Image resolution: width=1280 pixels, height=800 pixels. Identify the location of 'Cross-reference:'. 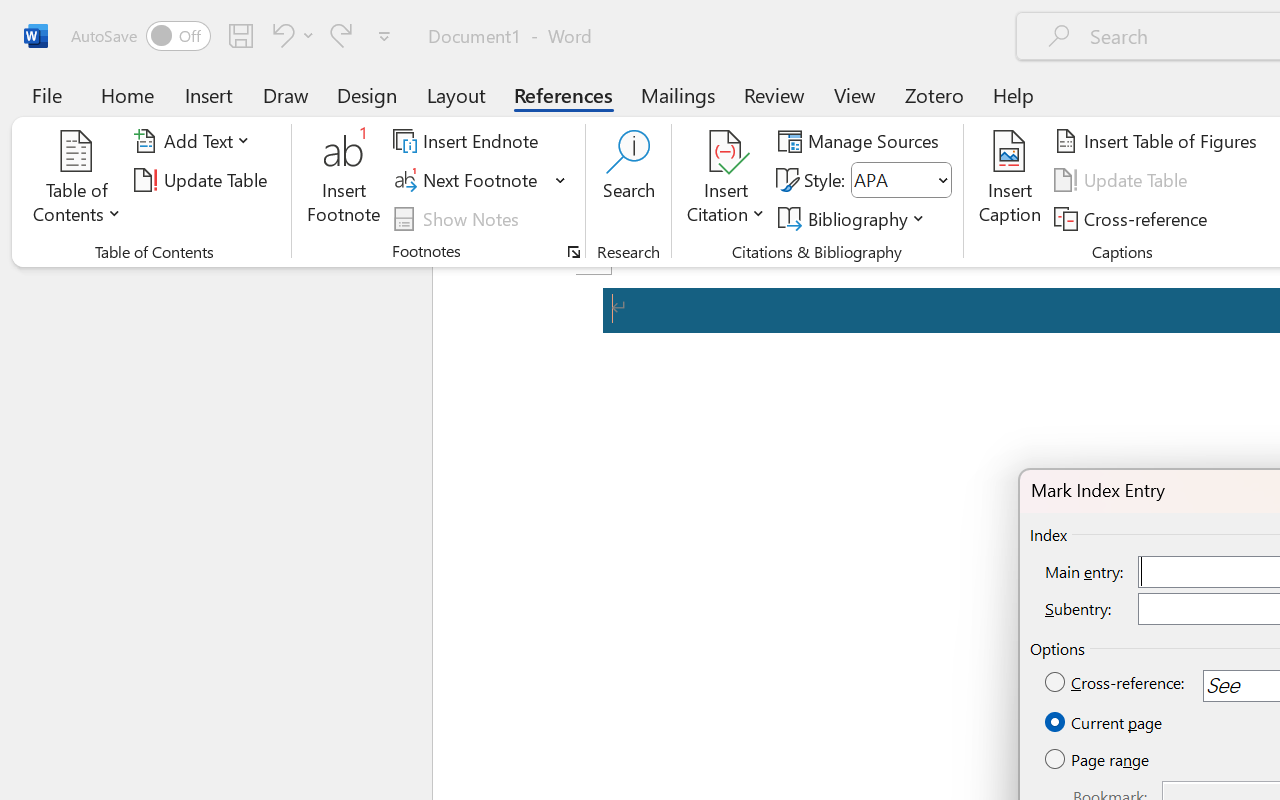
(1115, 683).